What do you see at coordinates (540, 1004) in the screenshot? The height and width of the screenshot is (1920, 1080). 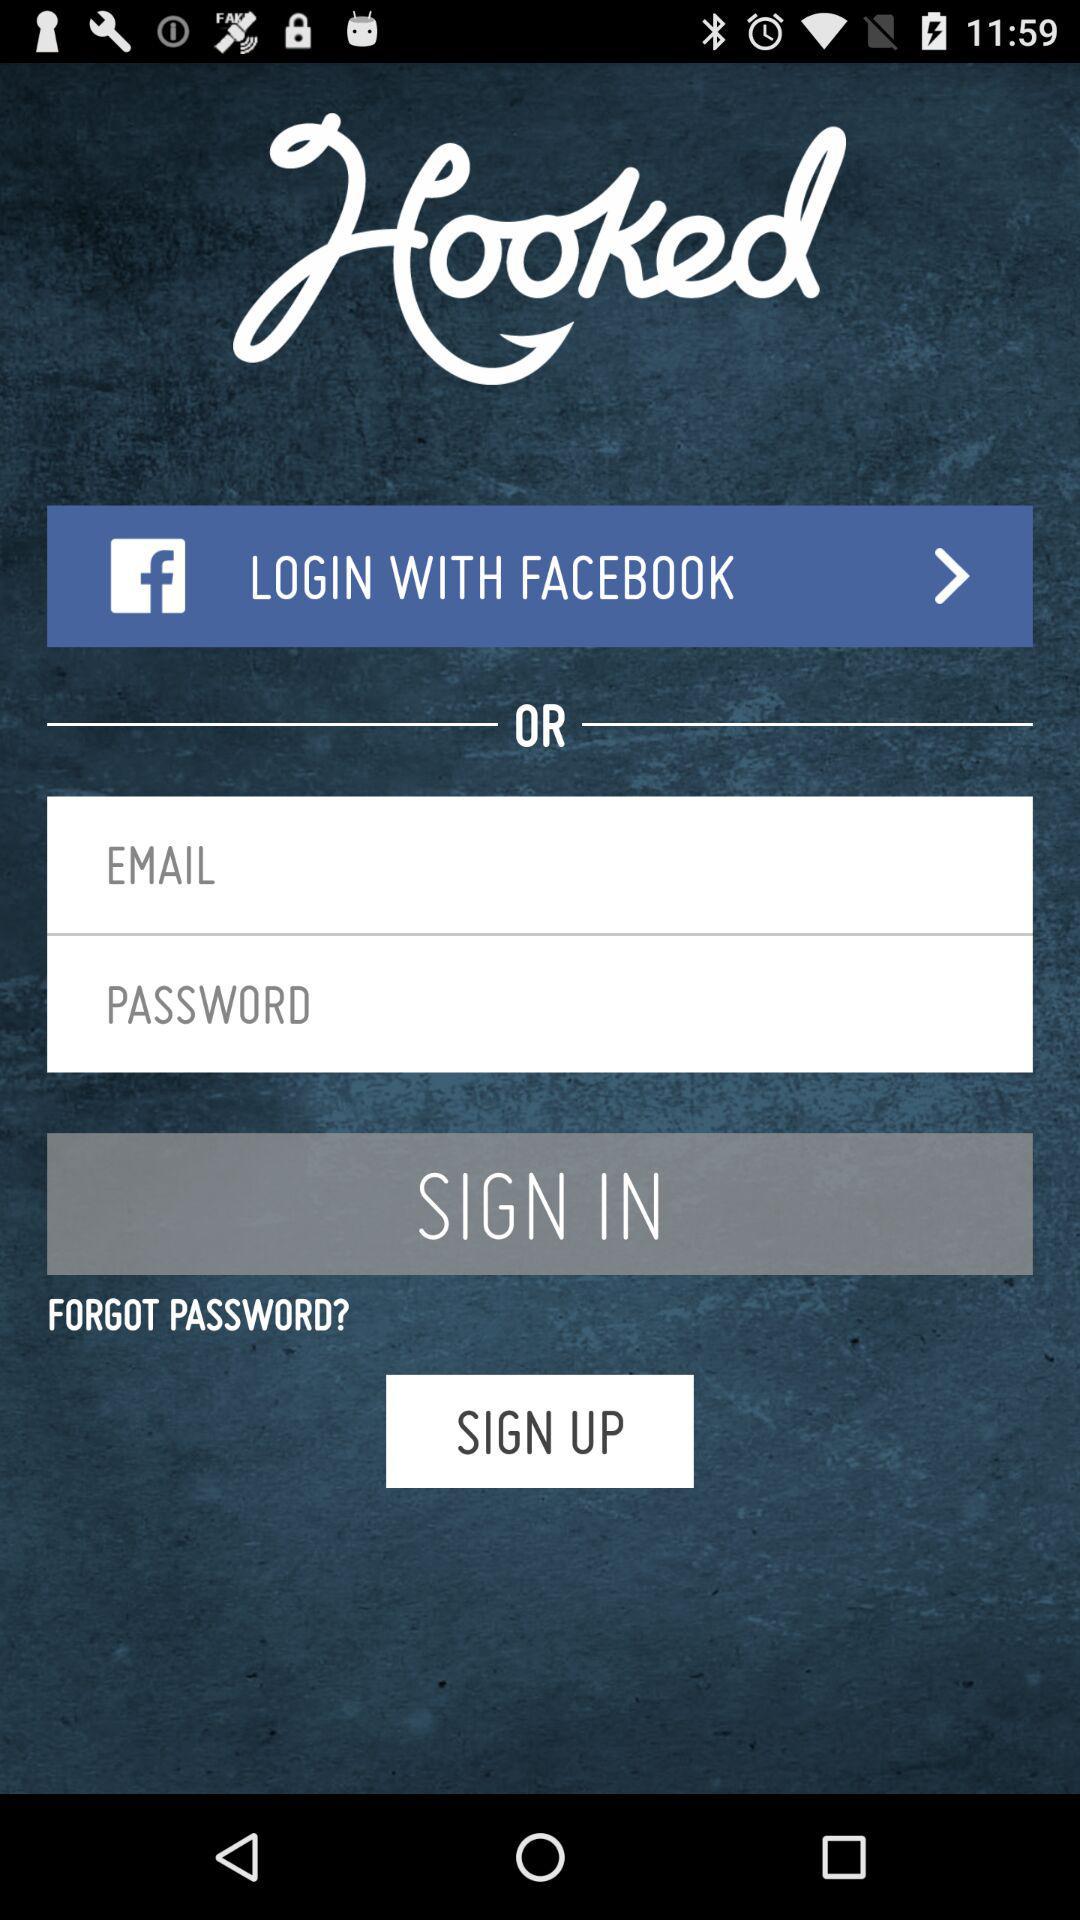 I see `item above the sign in` at bounding box center [540, 1004].